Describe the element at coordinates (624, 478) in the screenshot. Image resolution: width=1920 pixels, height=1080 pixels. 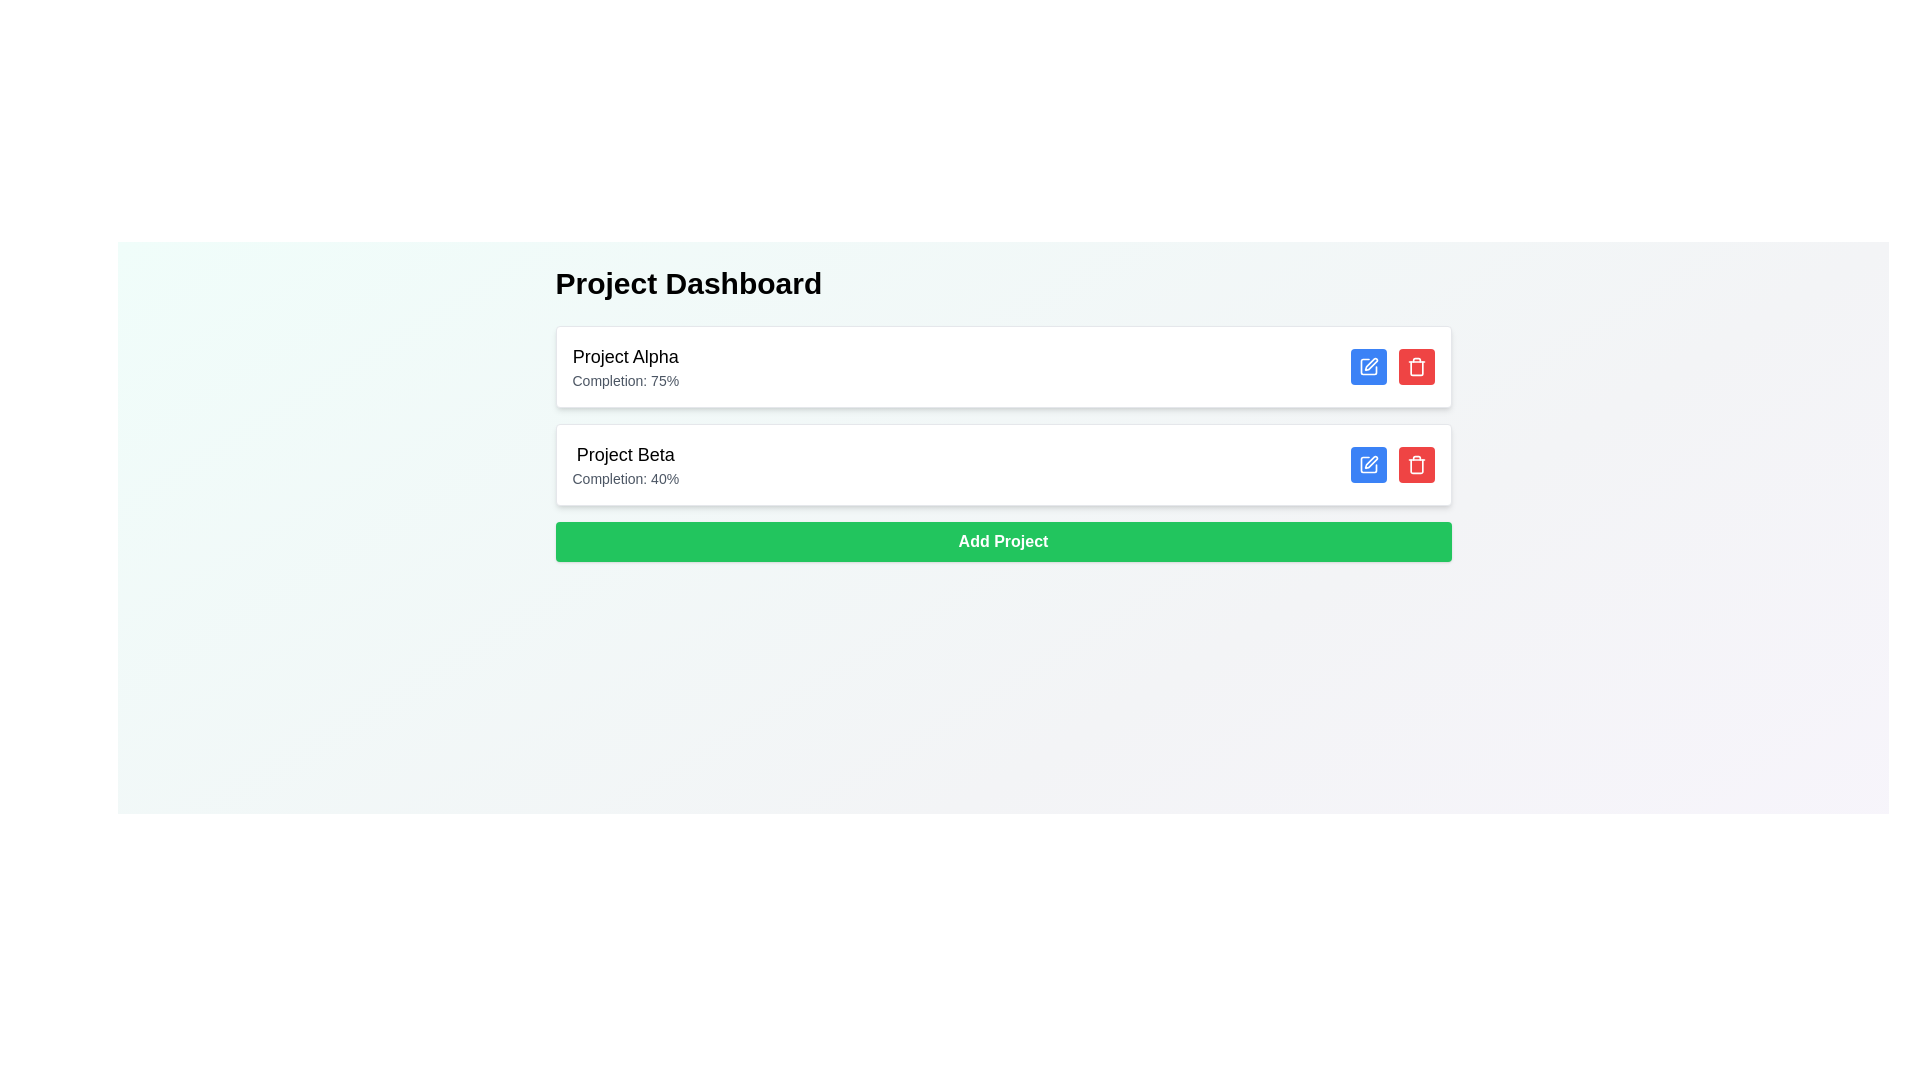
I see `the text label that displays 'Completion: 40%', which is located beneath the 'Project Beta' text in the project card component` at that location.